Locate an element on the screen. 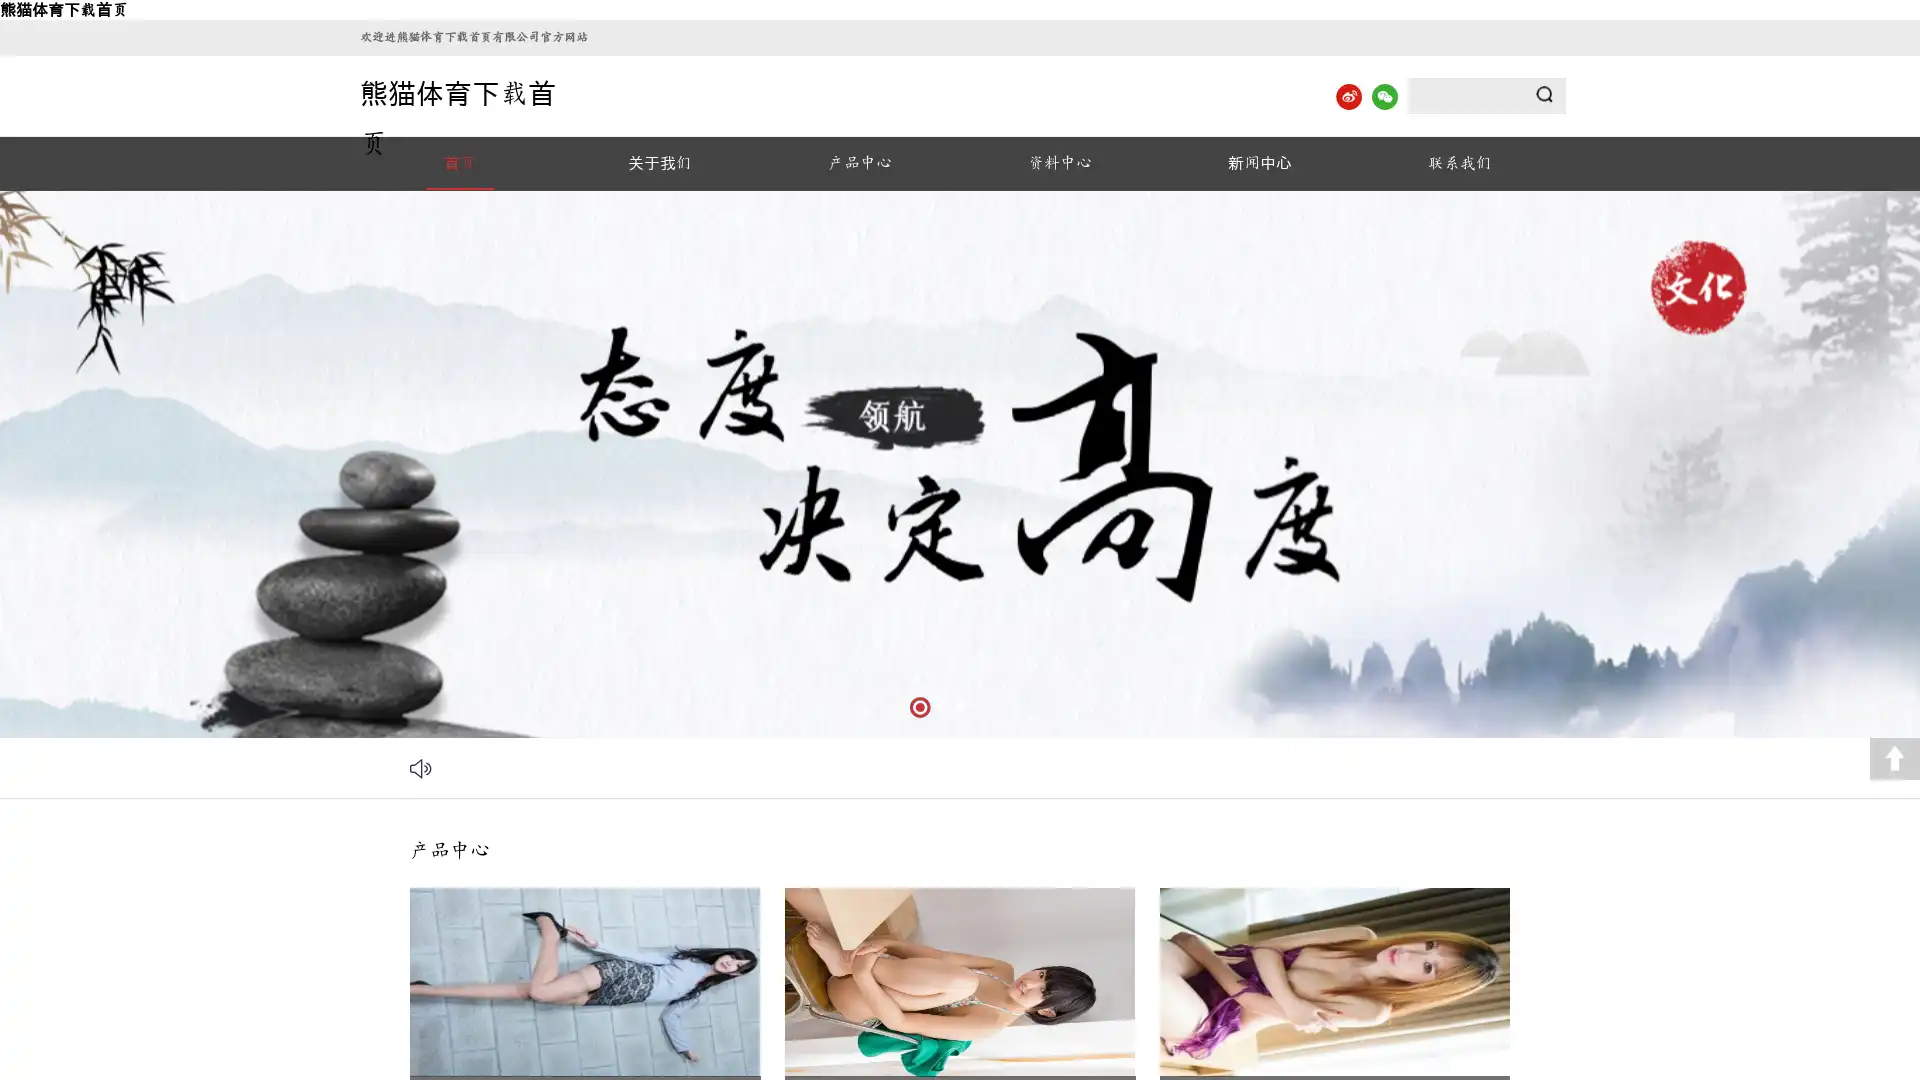 The image size is (1920, 1080). Submit is located at coordinates (1544, 95).